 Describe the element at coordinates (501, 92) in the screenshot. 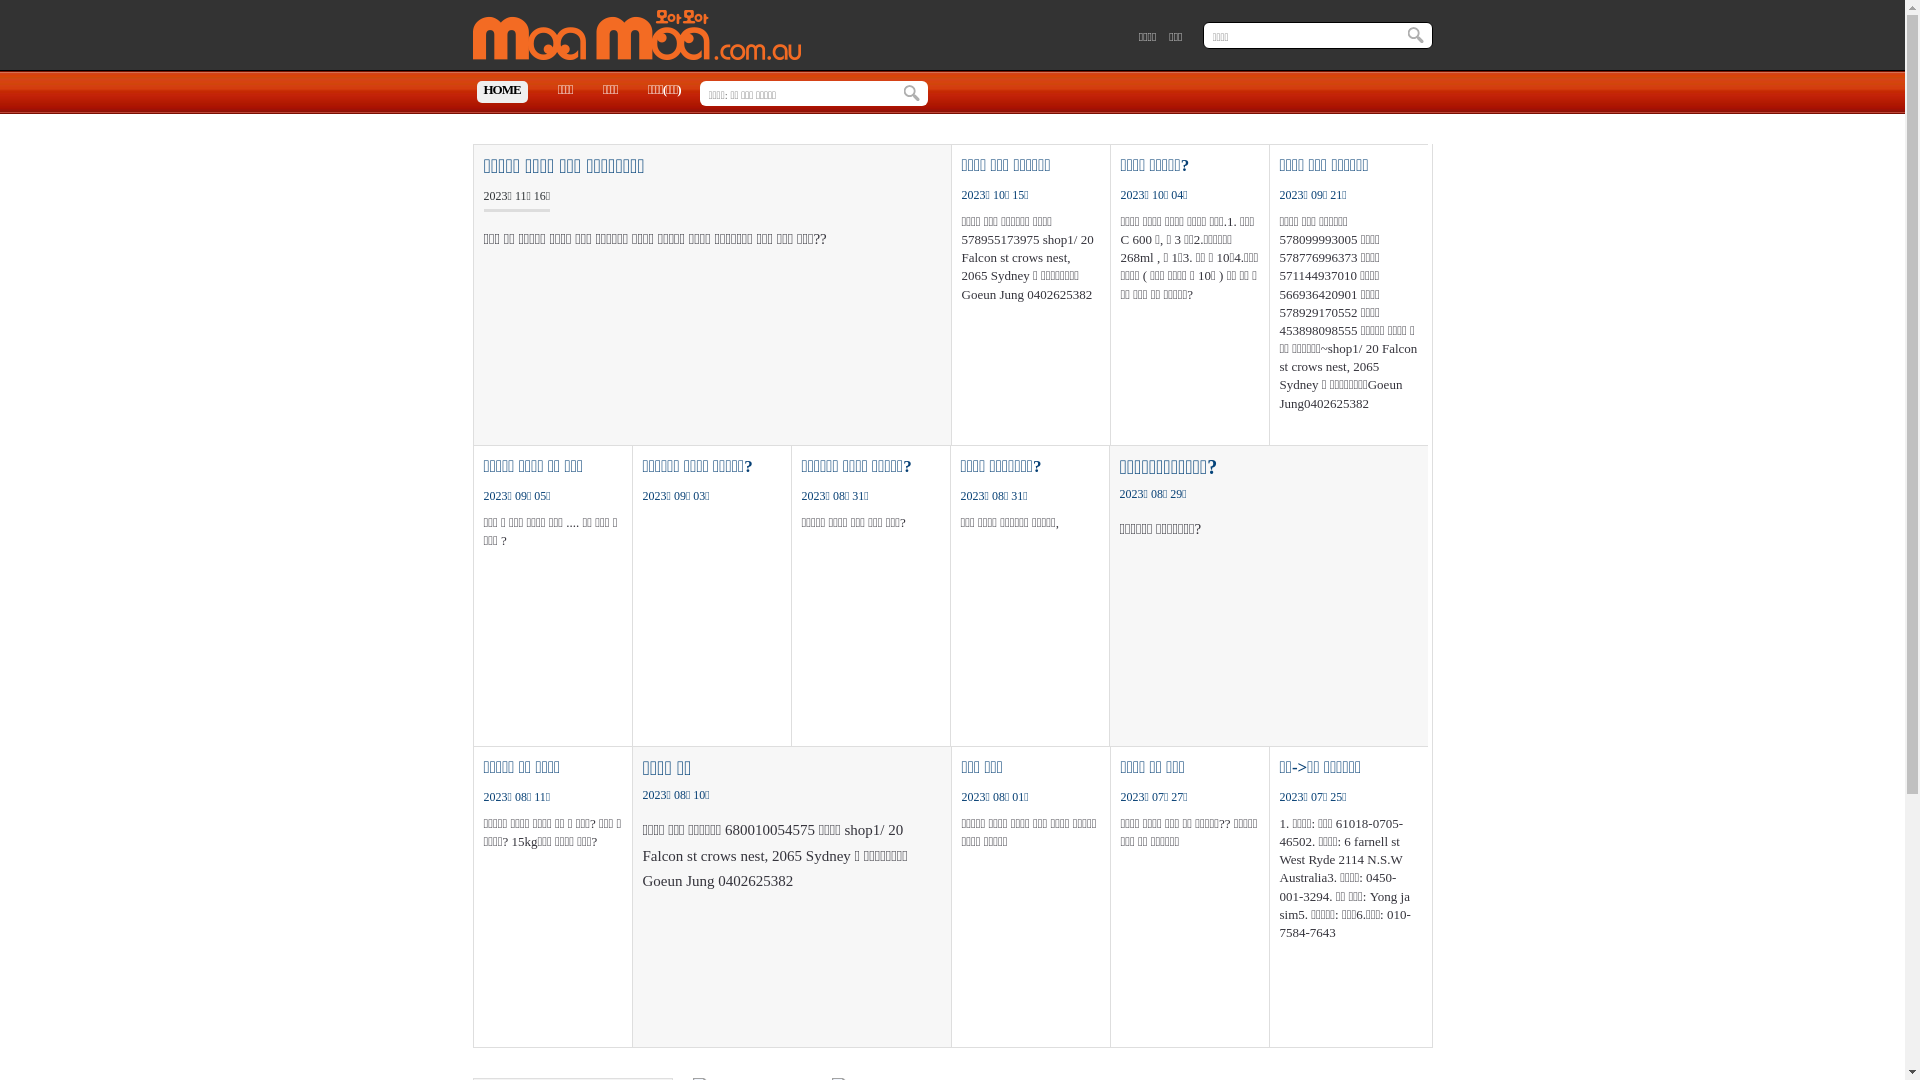

I see `'HOME'` at that location.